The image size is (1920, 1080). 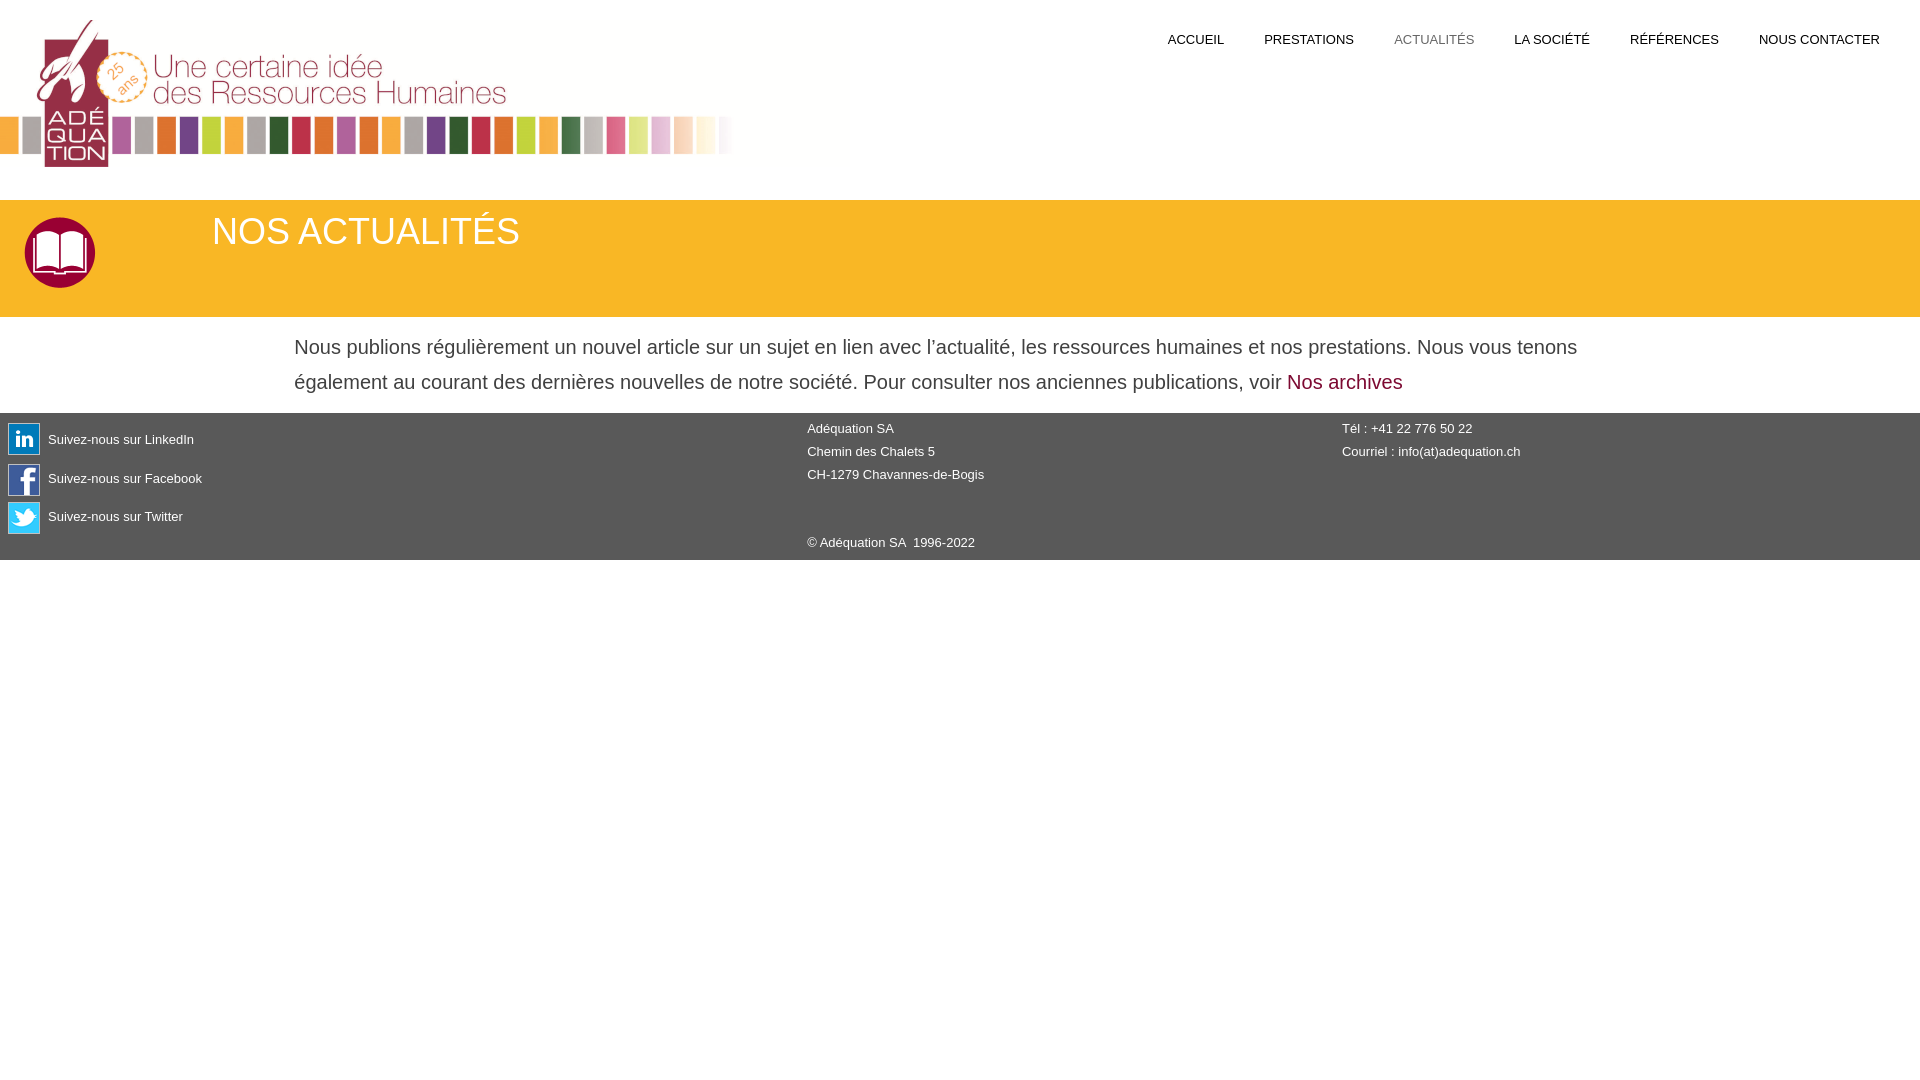 I want to click on 'PRESTATIONS', so click(x=1309, y=39).